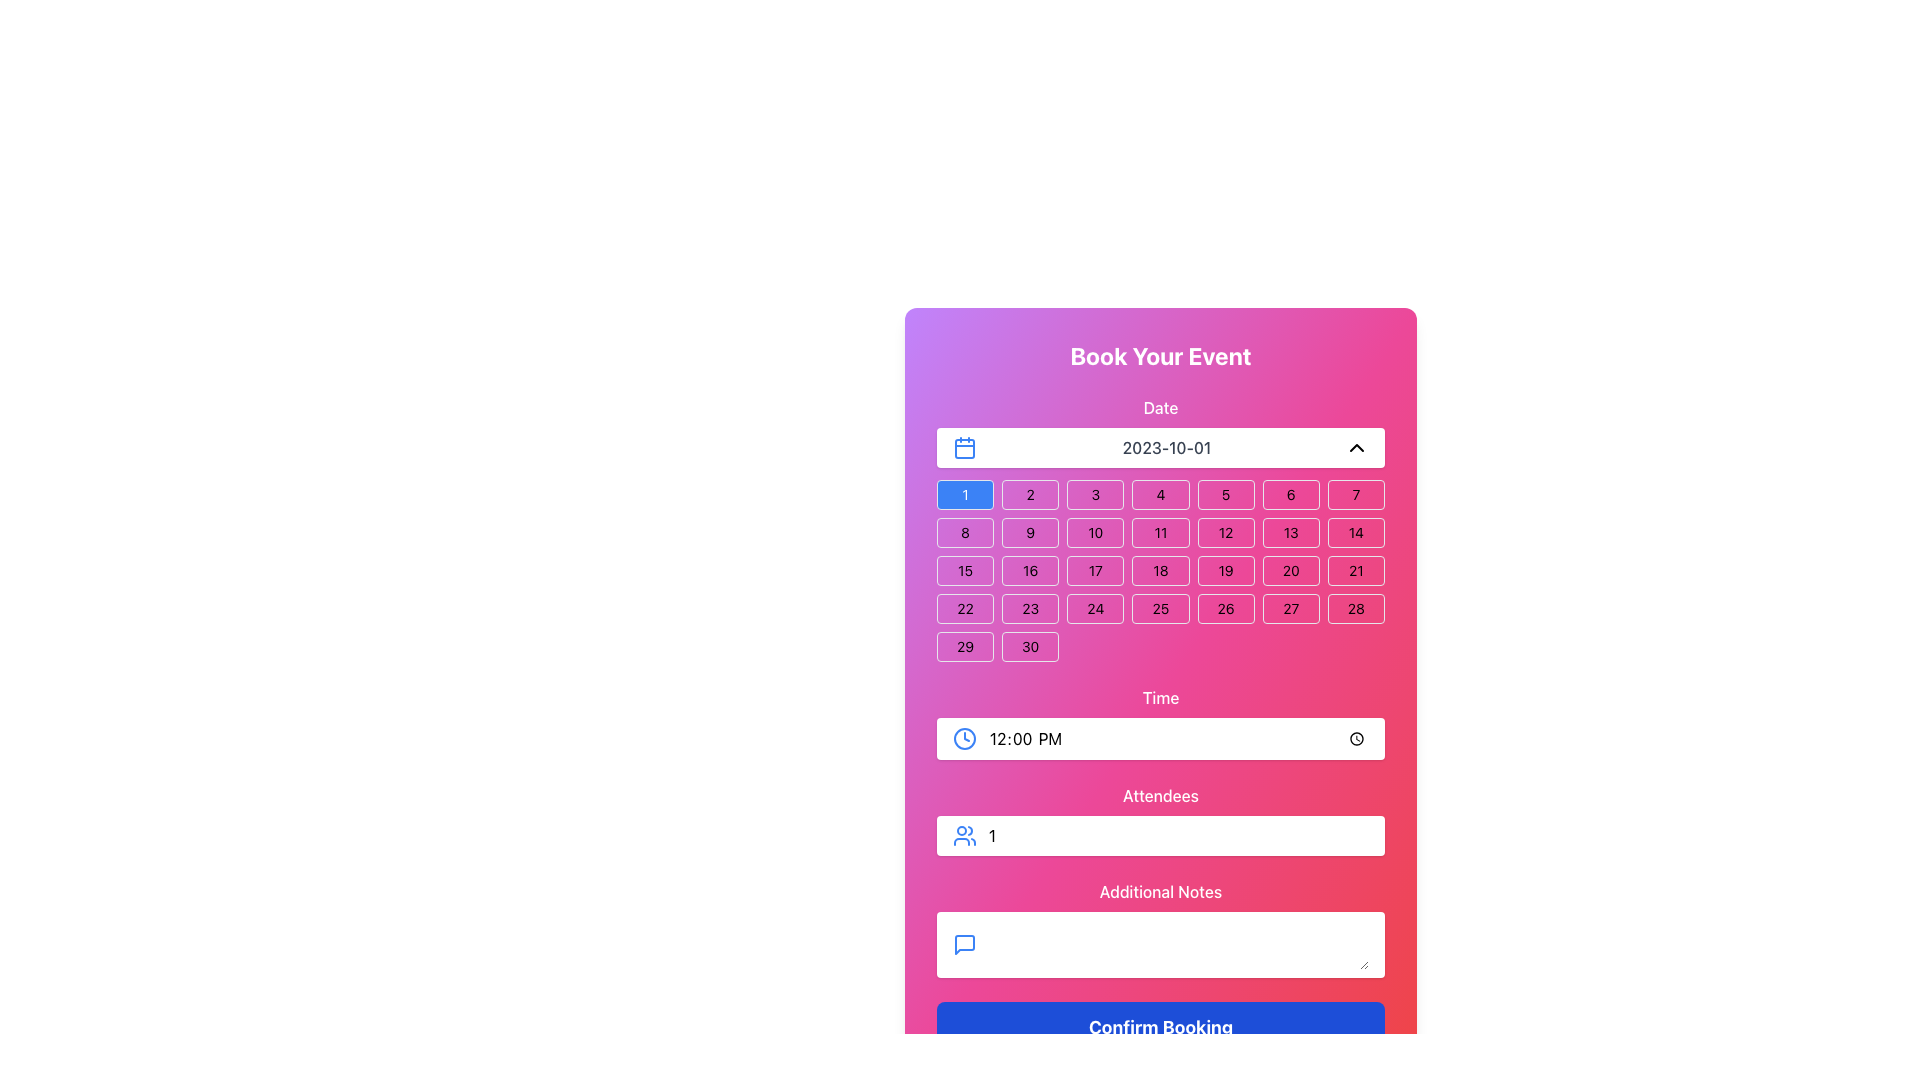 This screenshot has width=1920, height=1080. Describe the element at coordinates (1356, 531) in the screenshot. I see `the button` at that location.